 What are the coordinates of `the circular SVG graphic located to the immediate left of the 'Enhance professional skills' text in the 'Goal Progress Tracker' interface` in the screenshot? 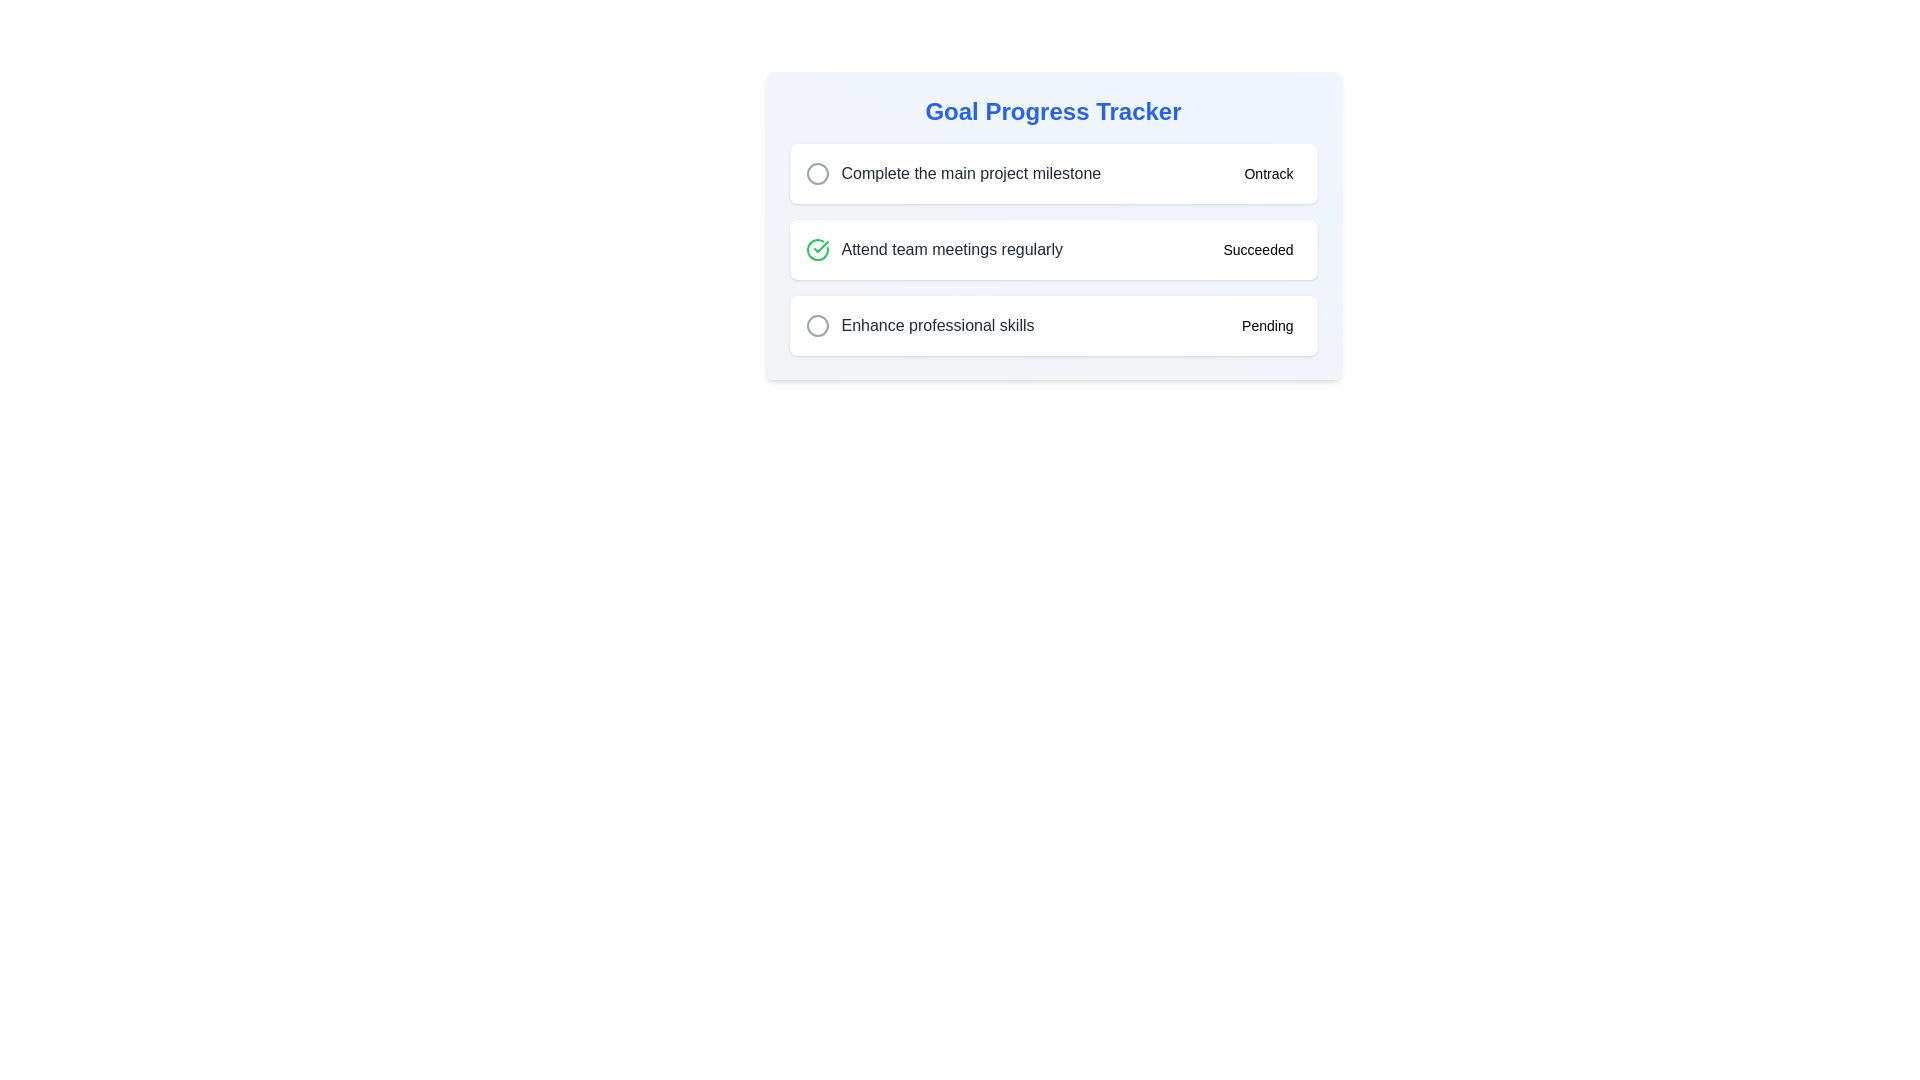 It's located at (817, 325).